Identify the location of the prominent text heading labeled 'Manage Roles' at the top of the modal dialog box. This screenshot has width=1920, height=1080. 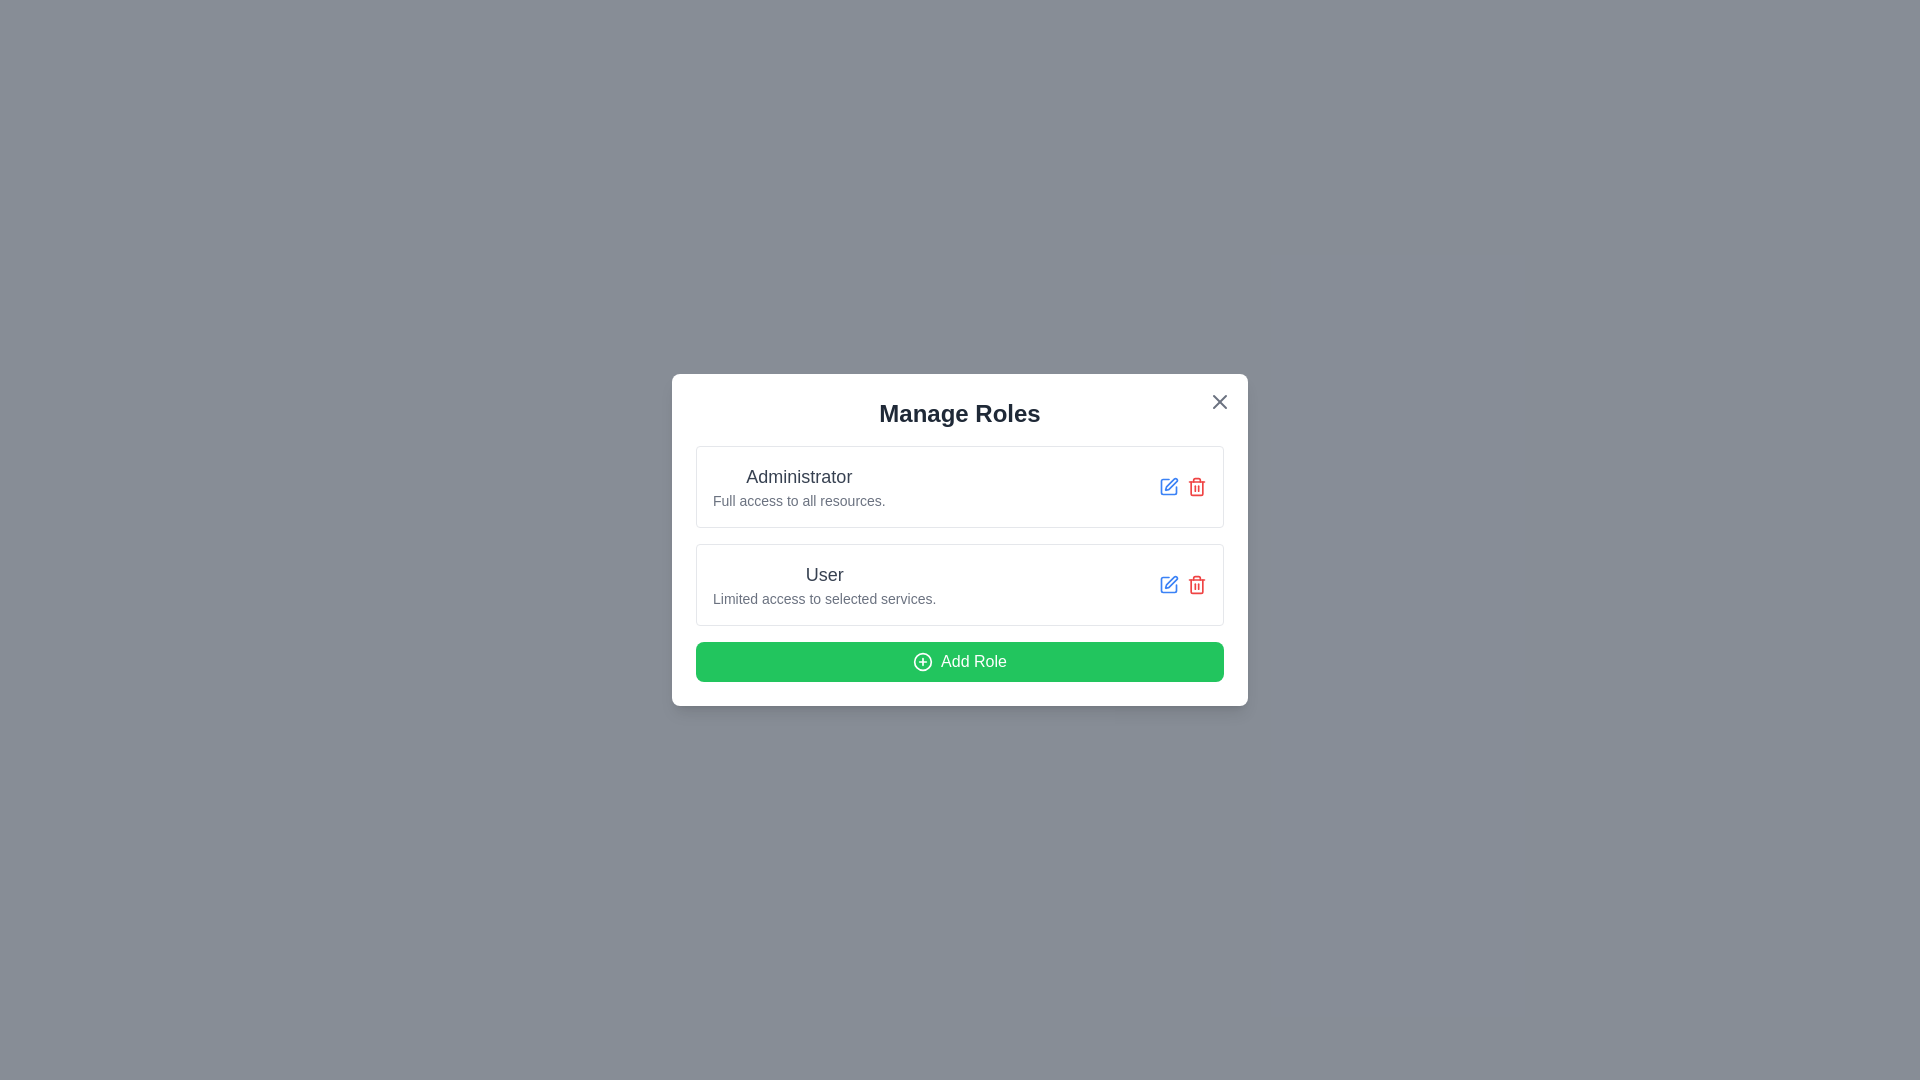
(960, 412).